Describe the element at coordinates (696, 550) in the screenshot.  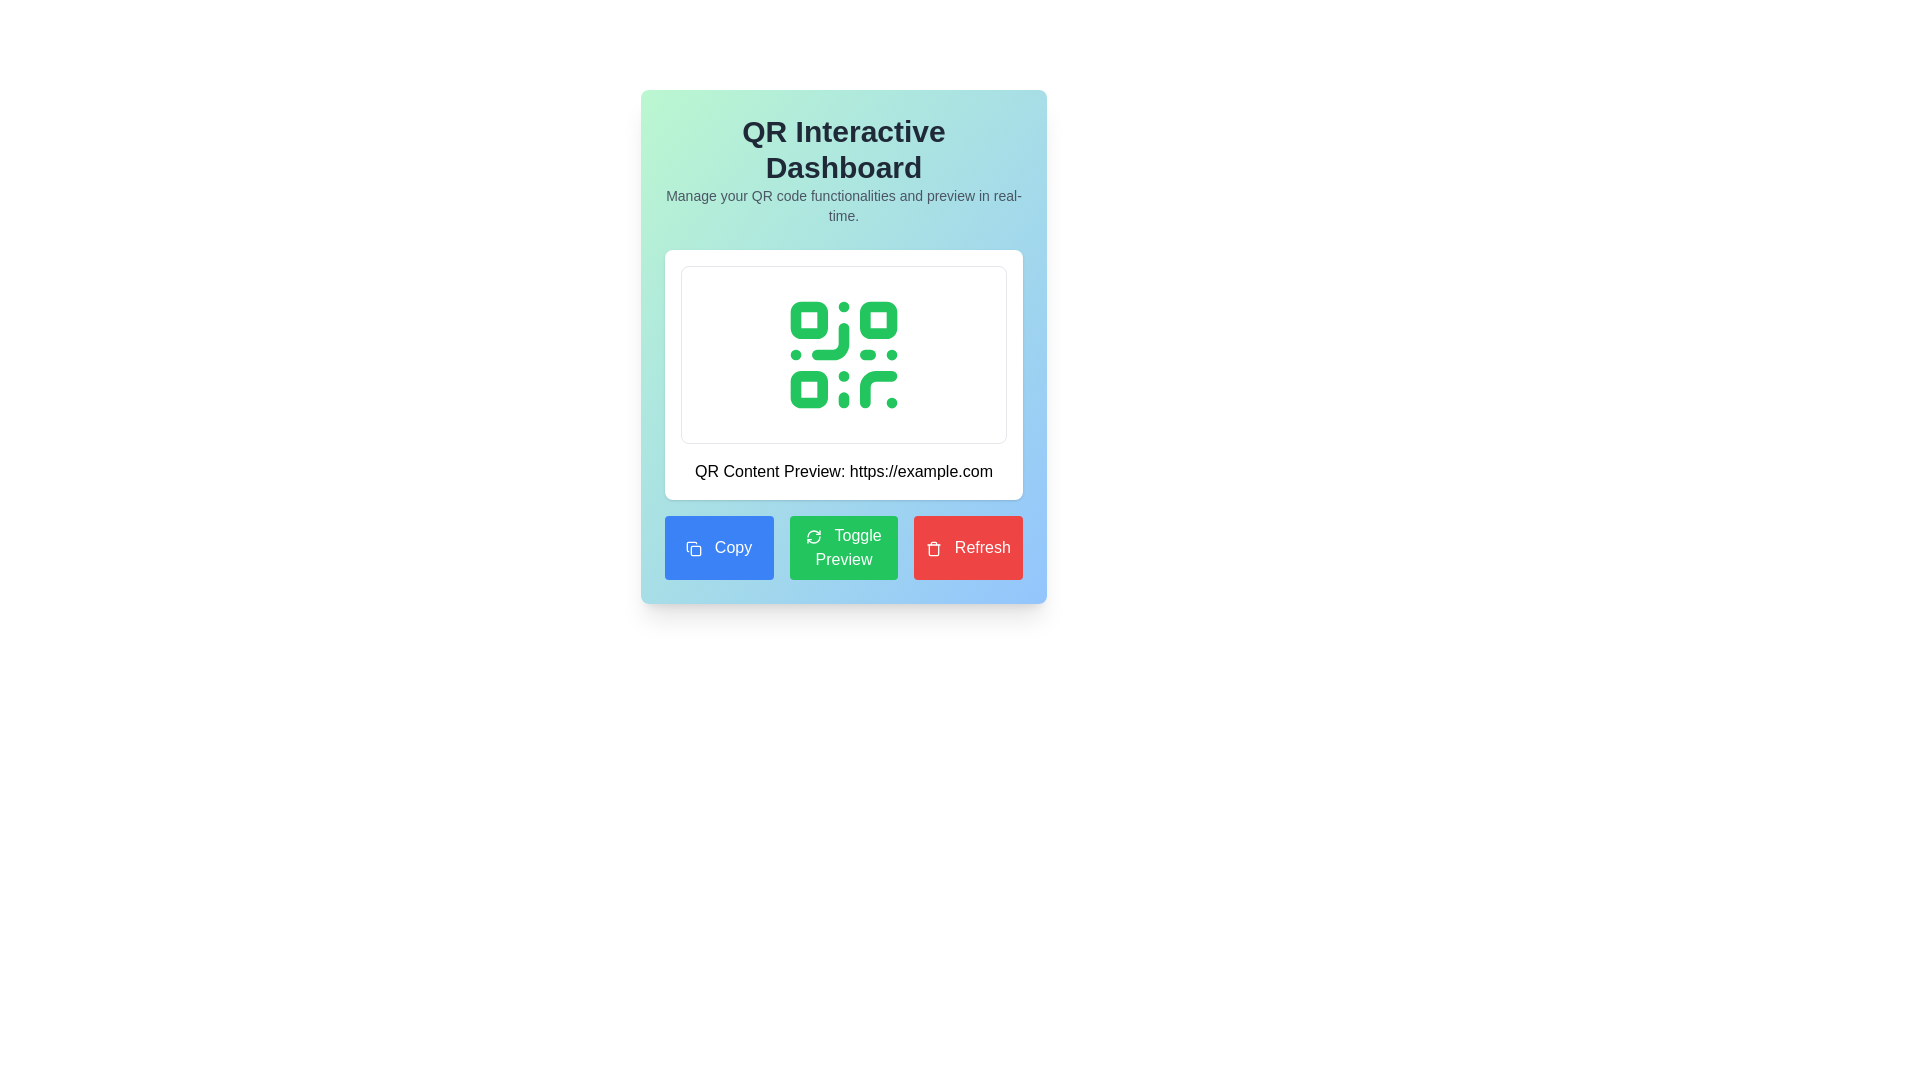
I see `the graphical icon located in the bottom left corner of the UI, which serves as a button for copying functionality` at that location.